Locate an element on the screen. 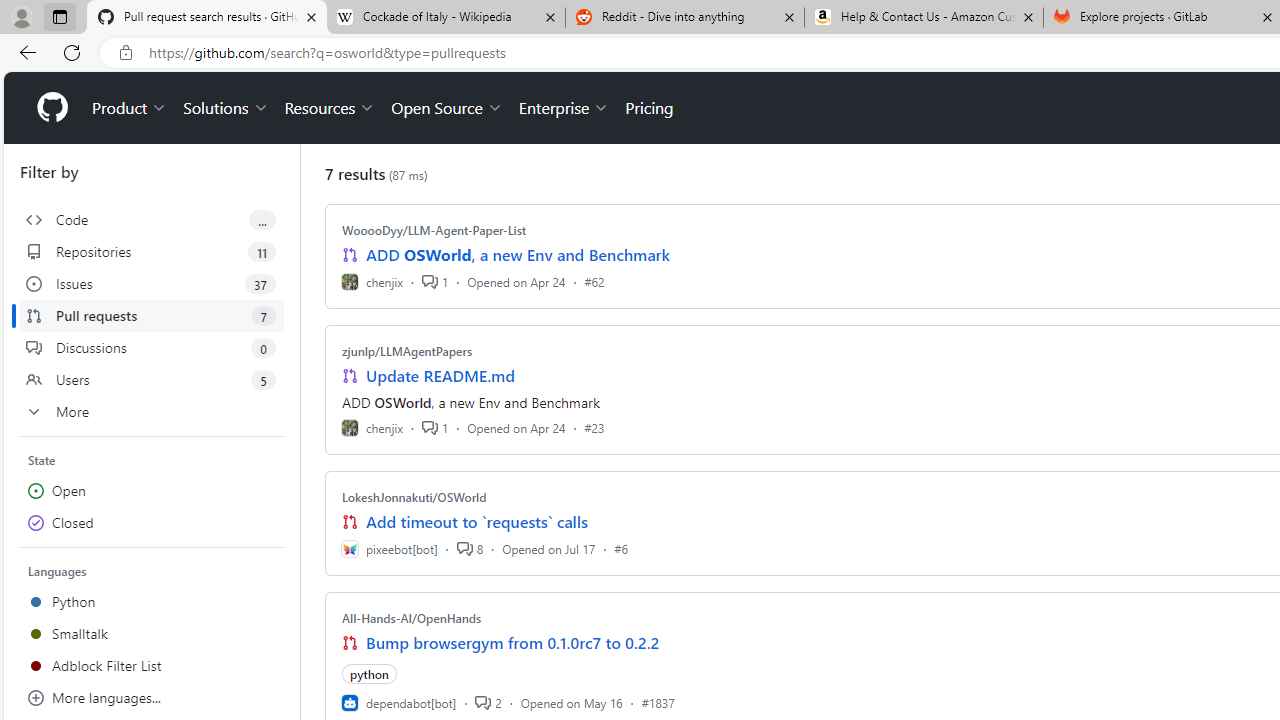 The width and height of the screenshot is (1280, 720). '#23' is located at coordinates (593, 426).